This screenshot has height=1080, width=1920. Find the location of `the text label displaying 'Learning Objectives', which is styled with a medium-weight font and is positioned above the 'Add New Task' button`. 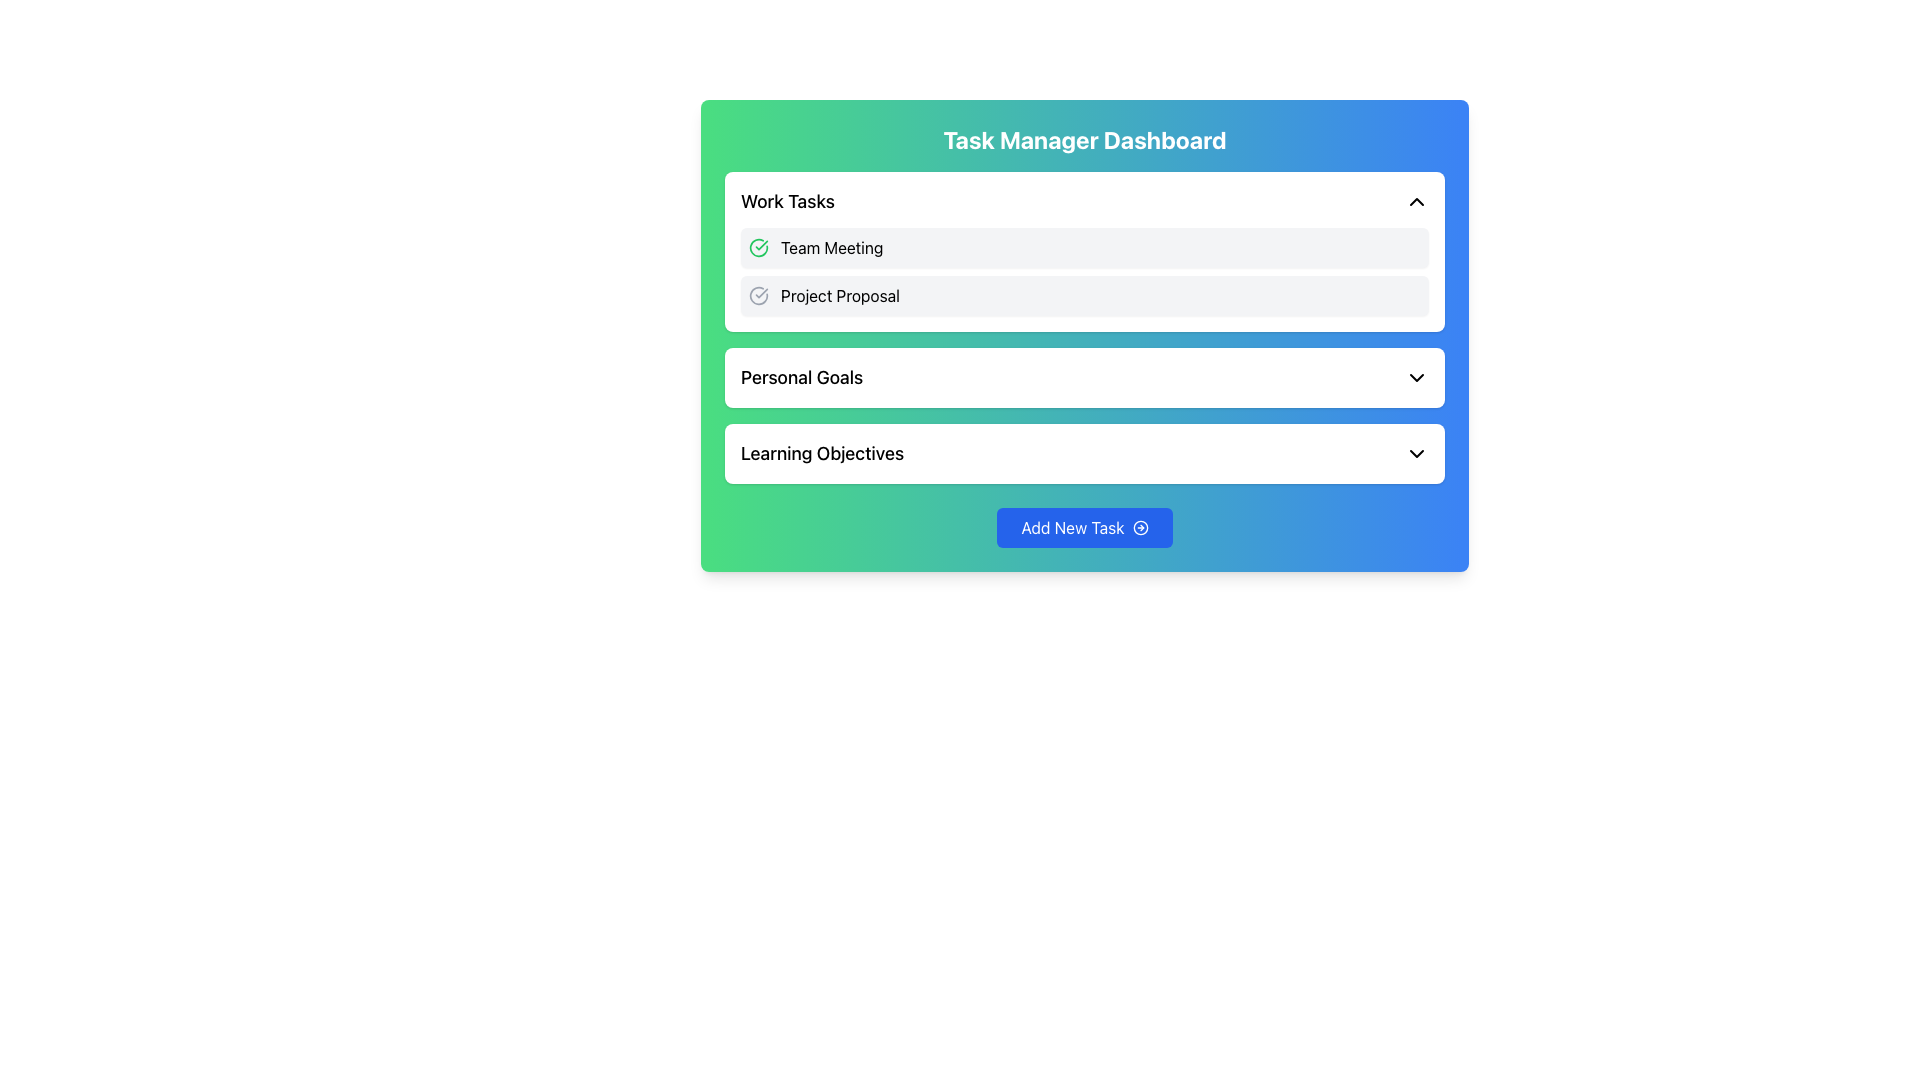

the text label displaying 'Learning Objectives', which is styled with a medium-weight font and is positioned above the 'Add New Task' button is located at coordinates (822, 454).